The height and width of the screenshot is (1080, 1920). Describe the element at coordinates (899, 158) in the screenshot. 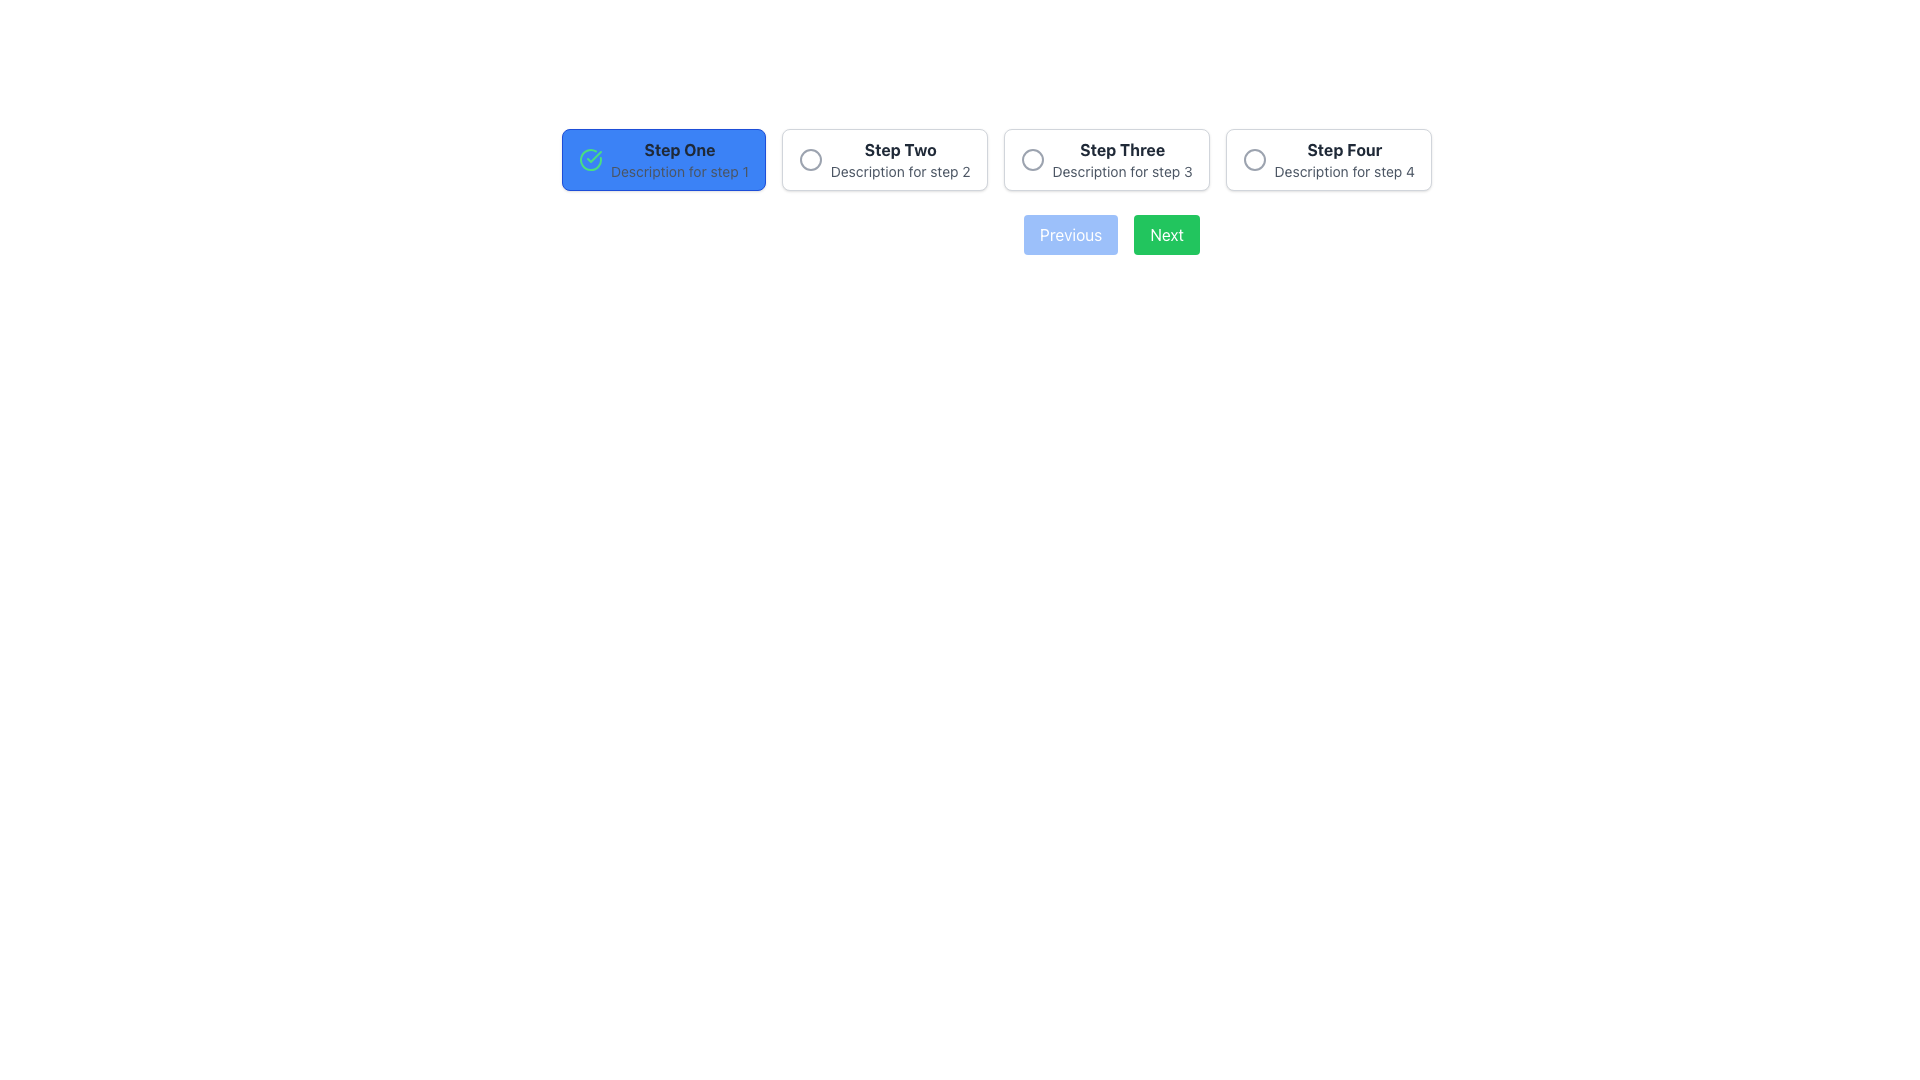

I see `the Label or Text Block that represents the second step in the multi-step navigation process, located to the immediate right of 'Step One'` at that location.